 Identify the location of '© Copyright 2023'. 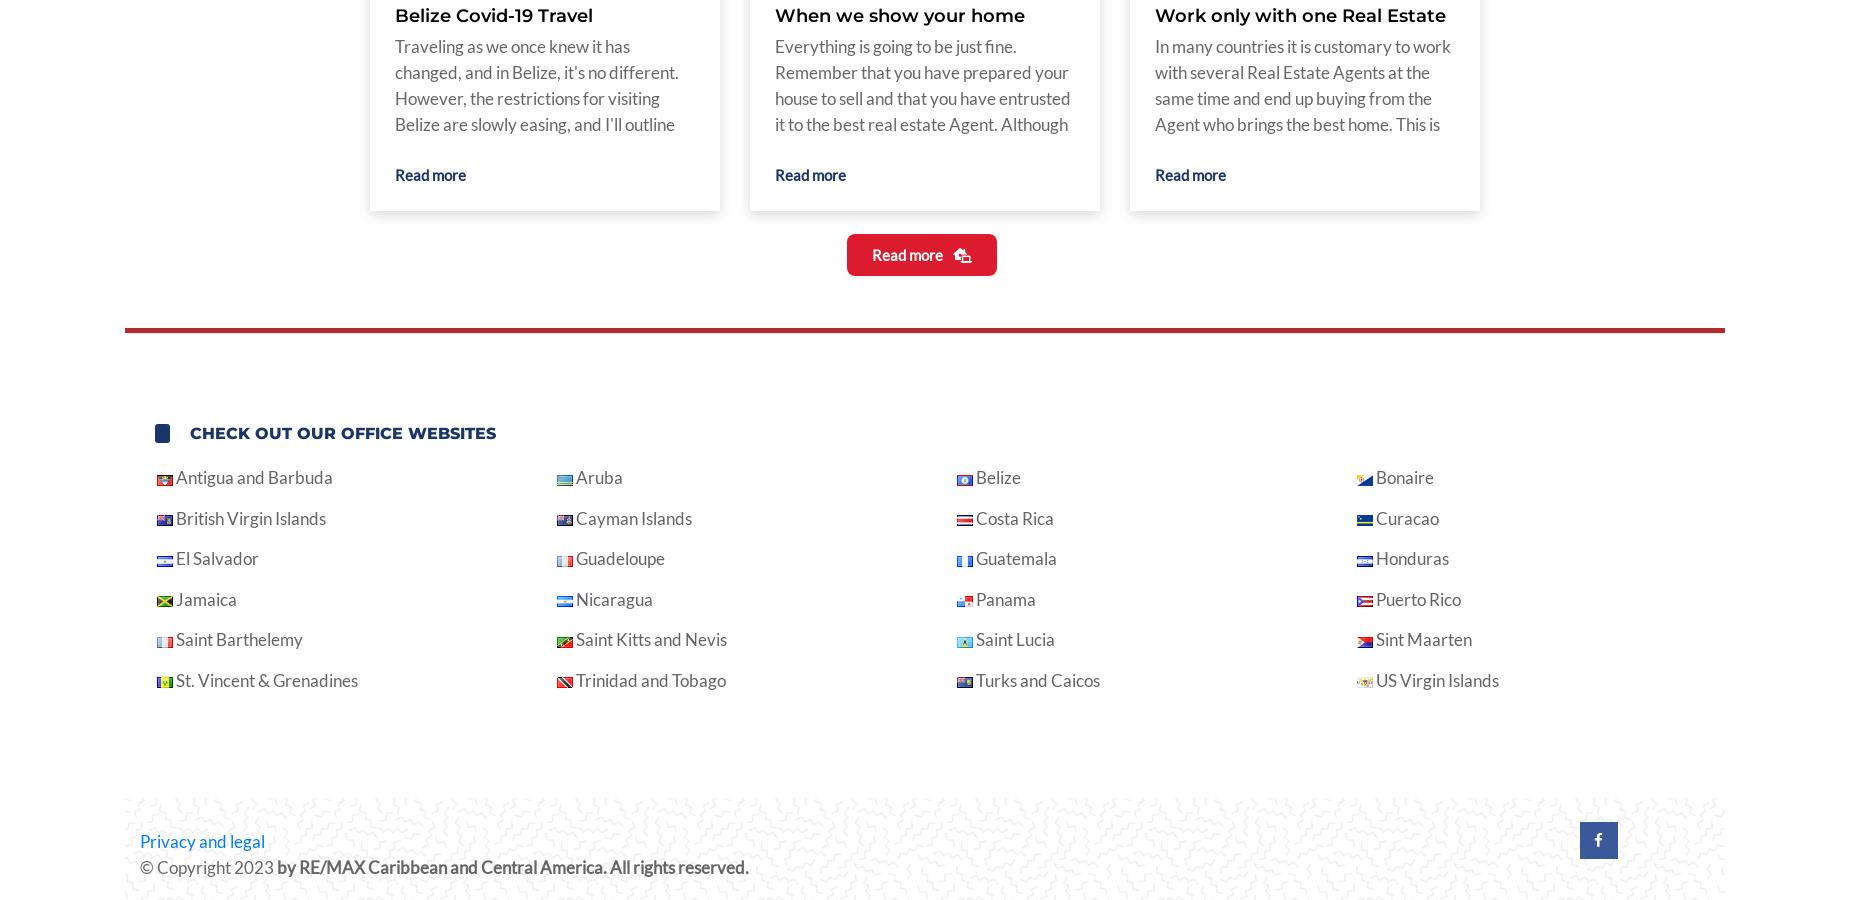
(139, 867).